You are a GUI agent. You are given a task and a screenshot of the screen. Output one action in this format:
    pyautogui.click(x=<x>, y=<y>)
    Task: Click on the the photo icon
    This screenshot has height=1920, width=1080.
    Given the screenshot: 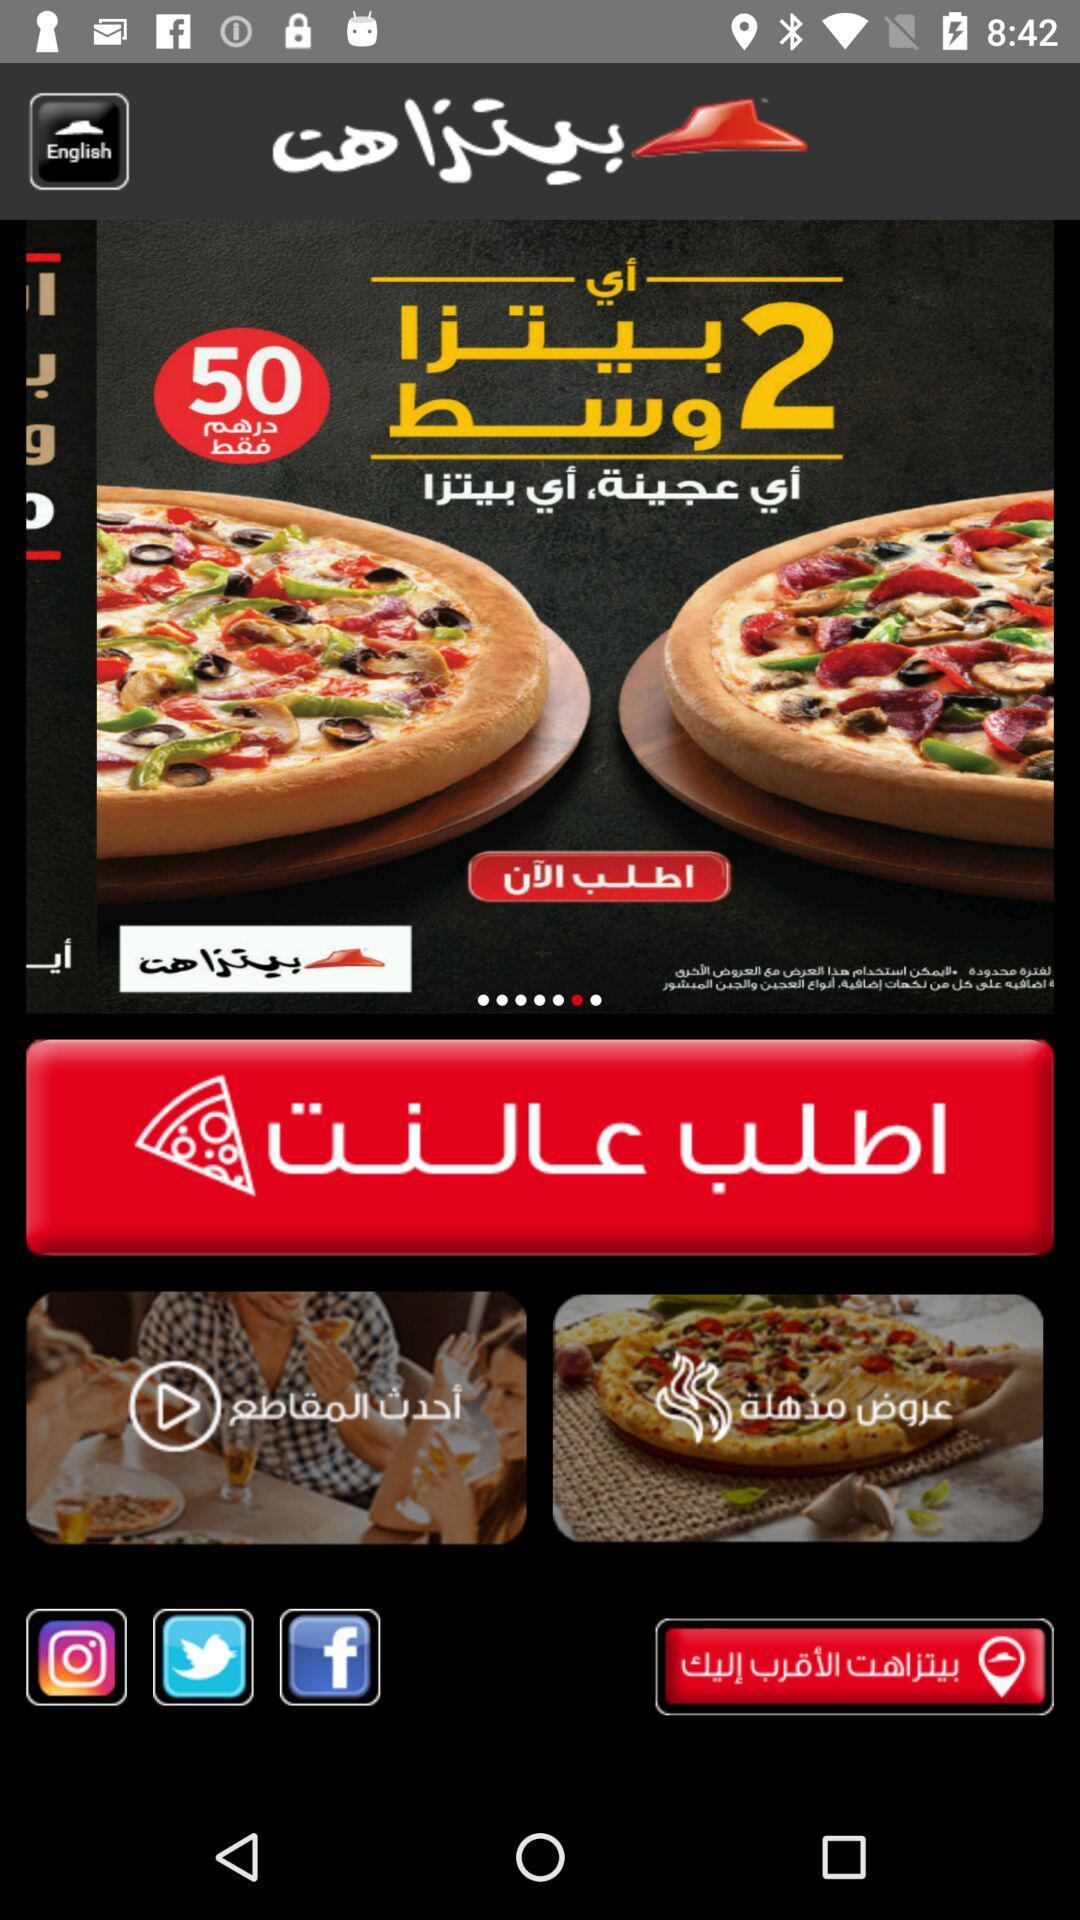 What is the action you would take?
    pyautogui.click(x=75, y=1657)
    